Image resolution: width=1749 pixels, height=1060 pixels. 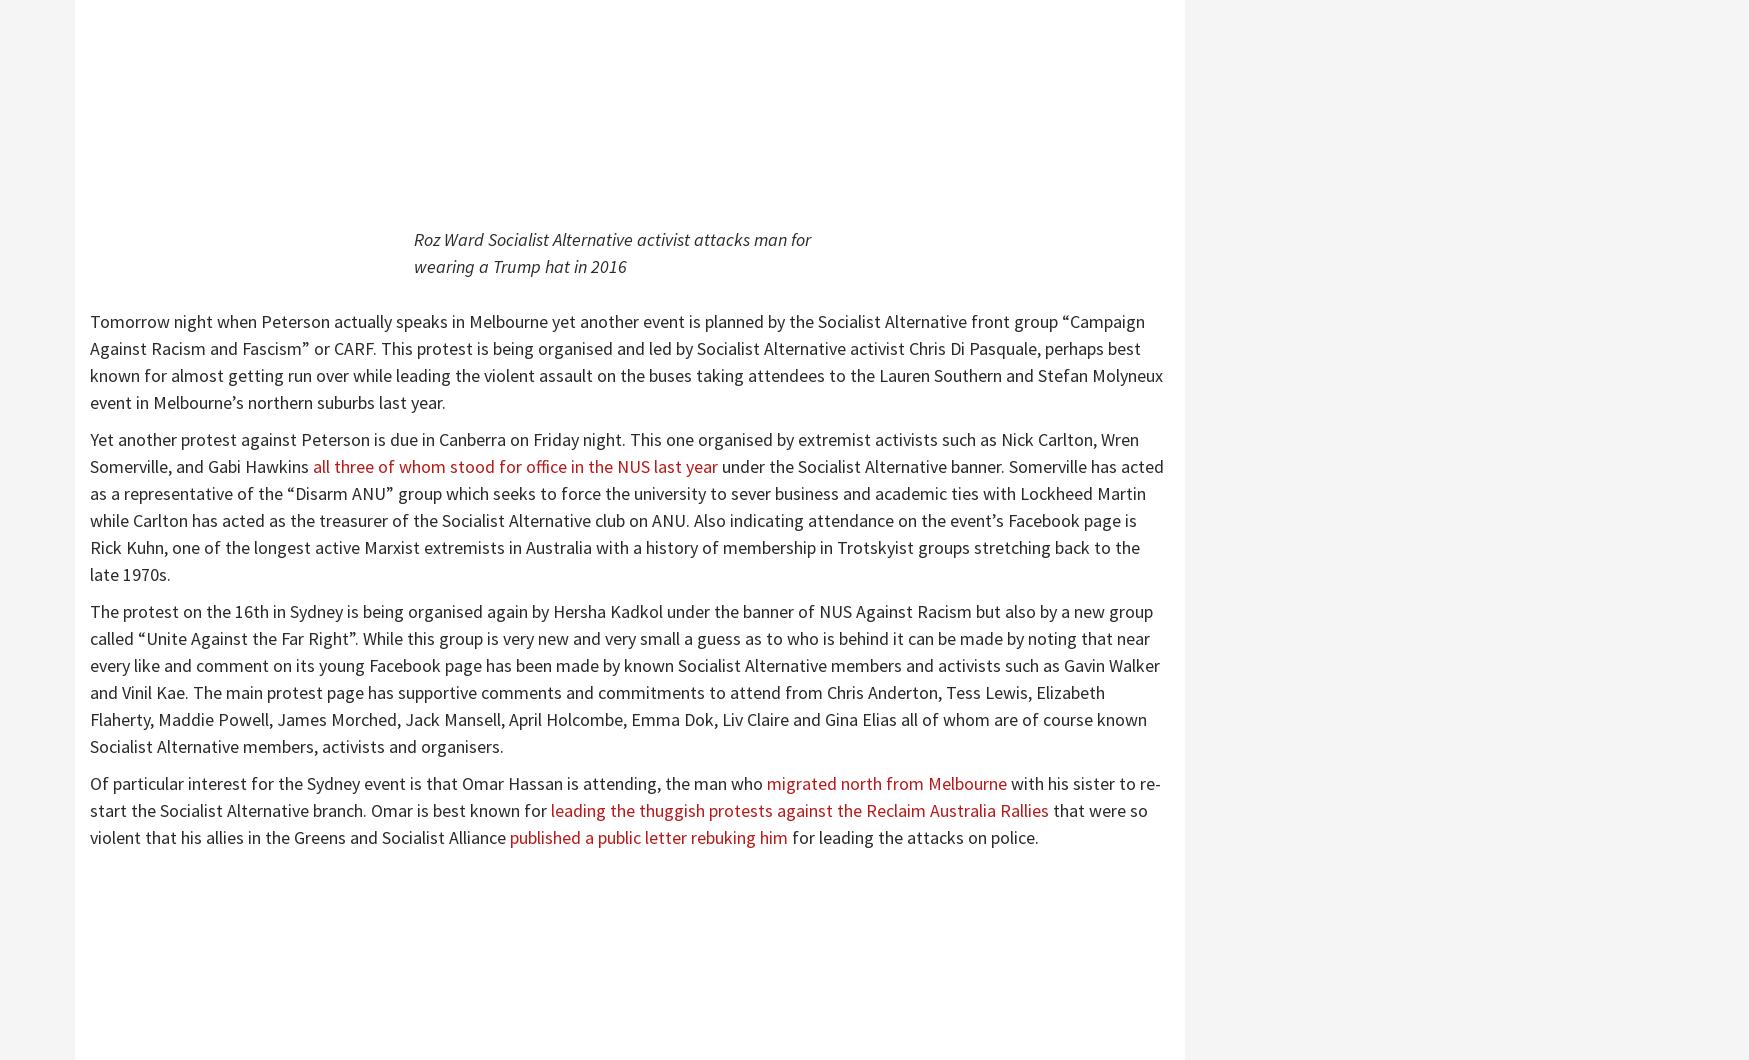 I want to click on 'all three of whom stood for office in the NUS last year', so click(x=516, y=465).